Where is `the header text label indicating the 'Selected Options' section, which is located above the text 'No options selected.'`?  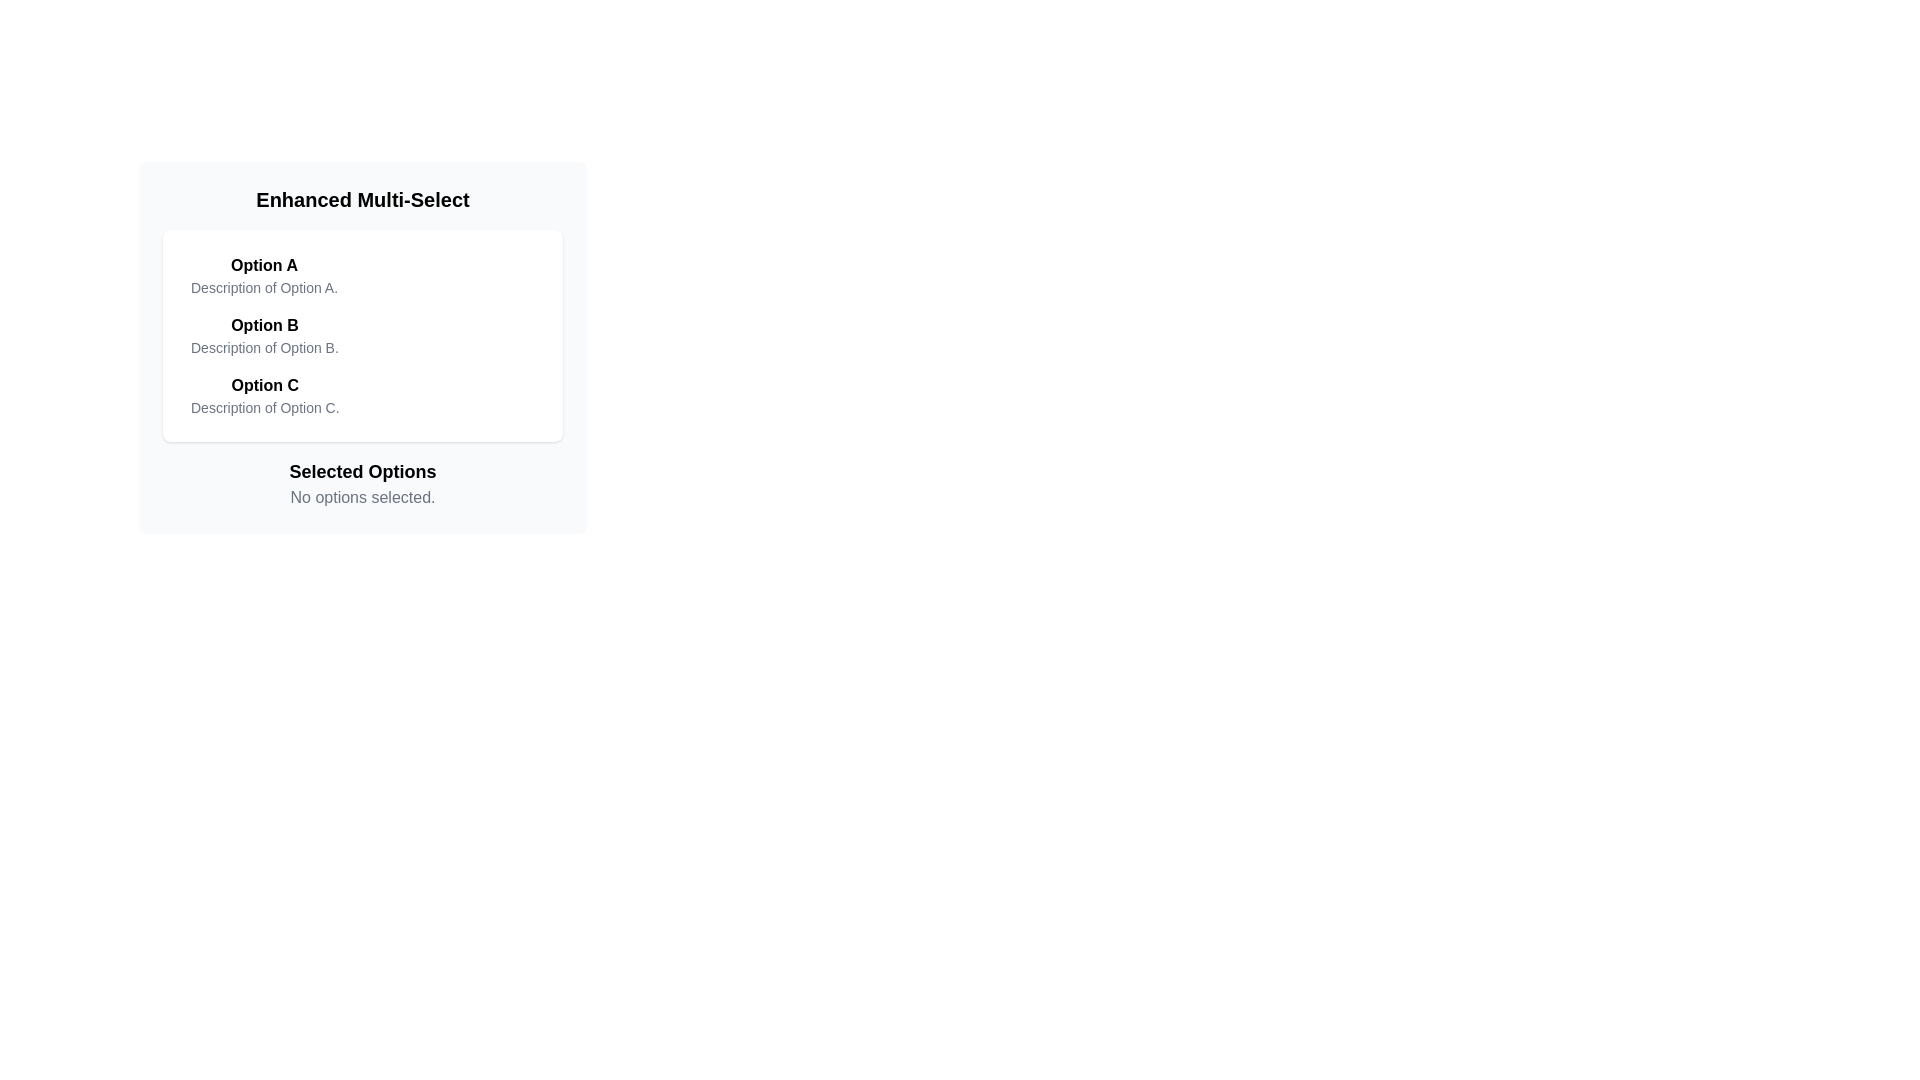 the header text label indicating the 'Selected Options' section, which is located above the text 'No options selected.' is located at coordinates (363, 471).